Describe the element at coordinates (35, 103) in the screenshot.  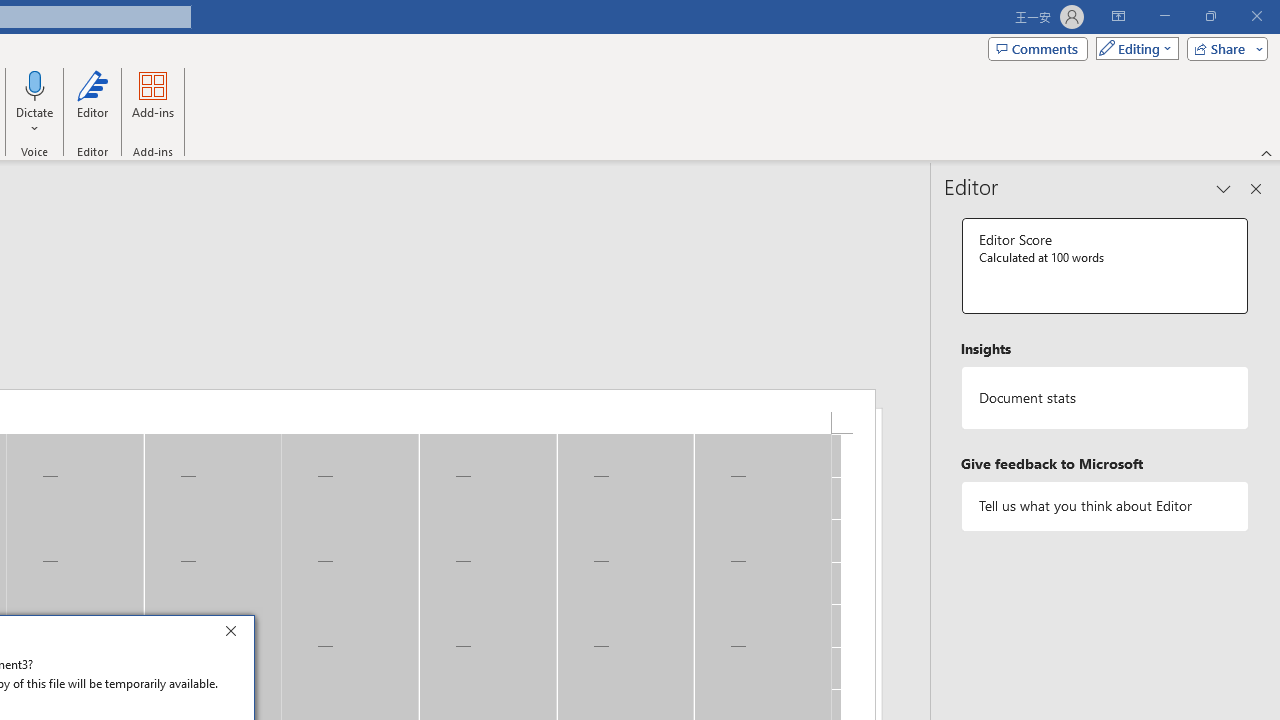
I see `'Dictate'` at that location.